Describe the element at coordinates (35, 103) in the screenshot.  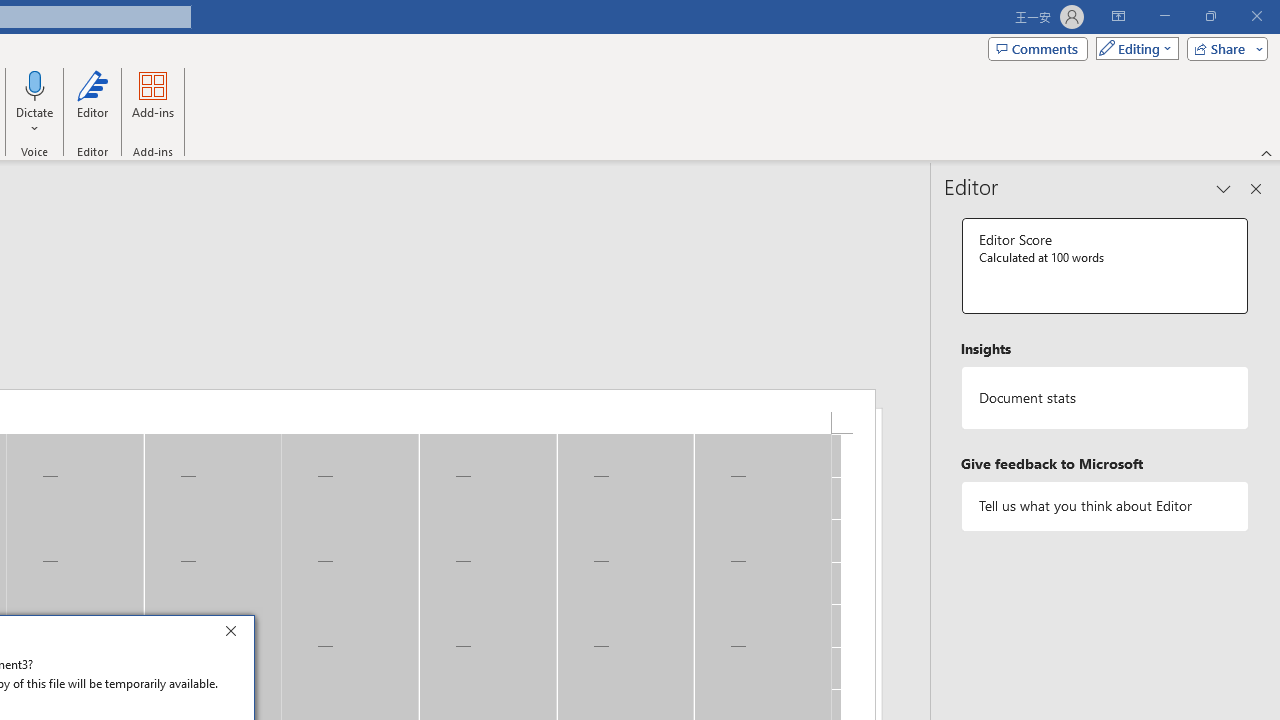
I see `'Dictate'` at that location.